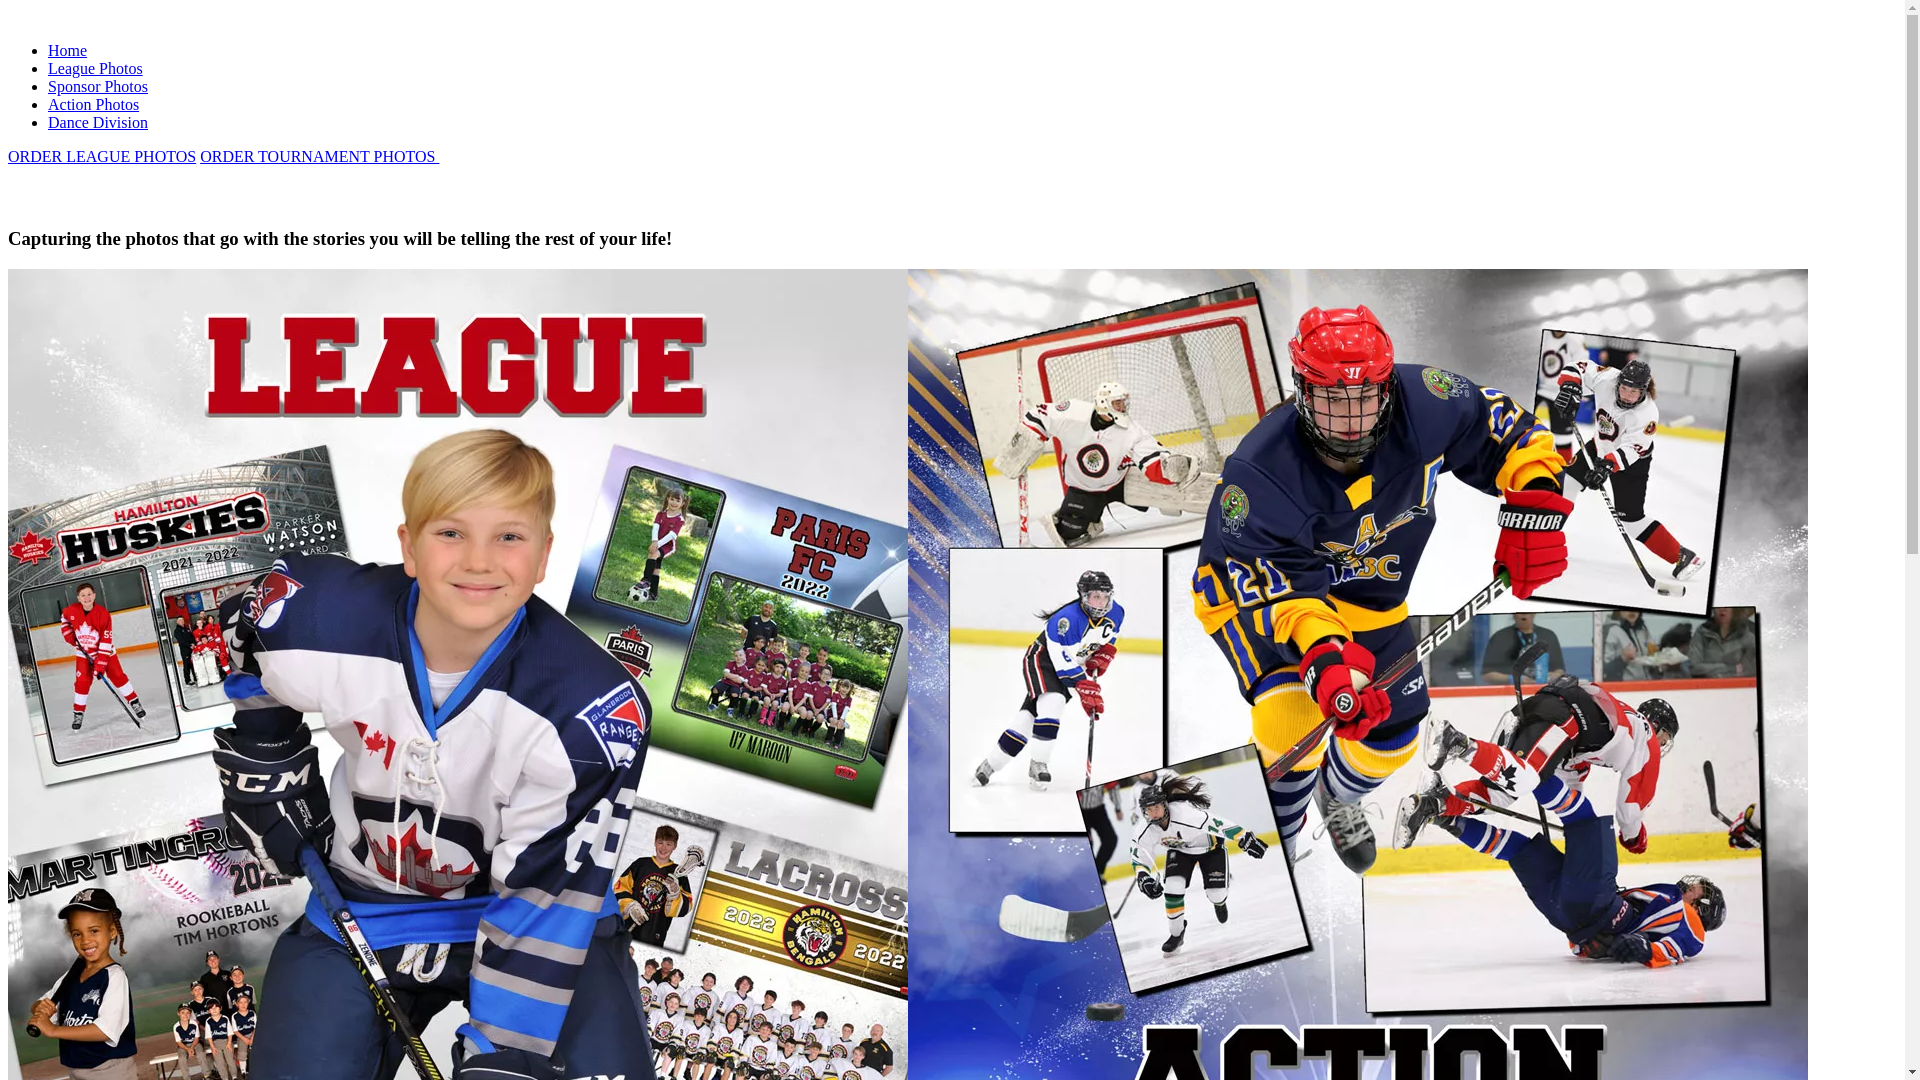 The image size is (1920, 1080). What do you see at coordinates (100, 155) in the screenshot?
I see `'ORDER LEAGUE PHOTOS'` at bounding box center [100, 155].